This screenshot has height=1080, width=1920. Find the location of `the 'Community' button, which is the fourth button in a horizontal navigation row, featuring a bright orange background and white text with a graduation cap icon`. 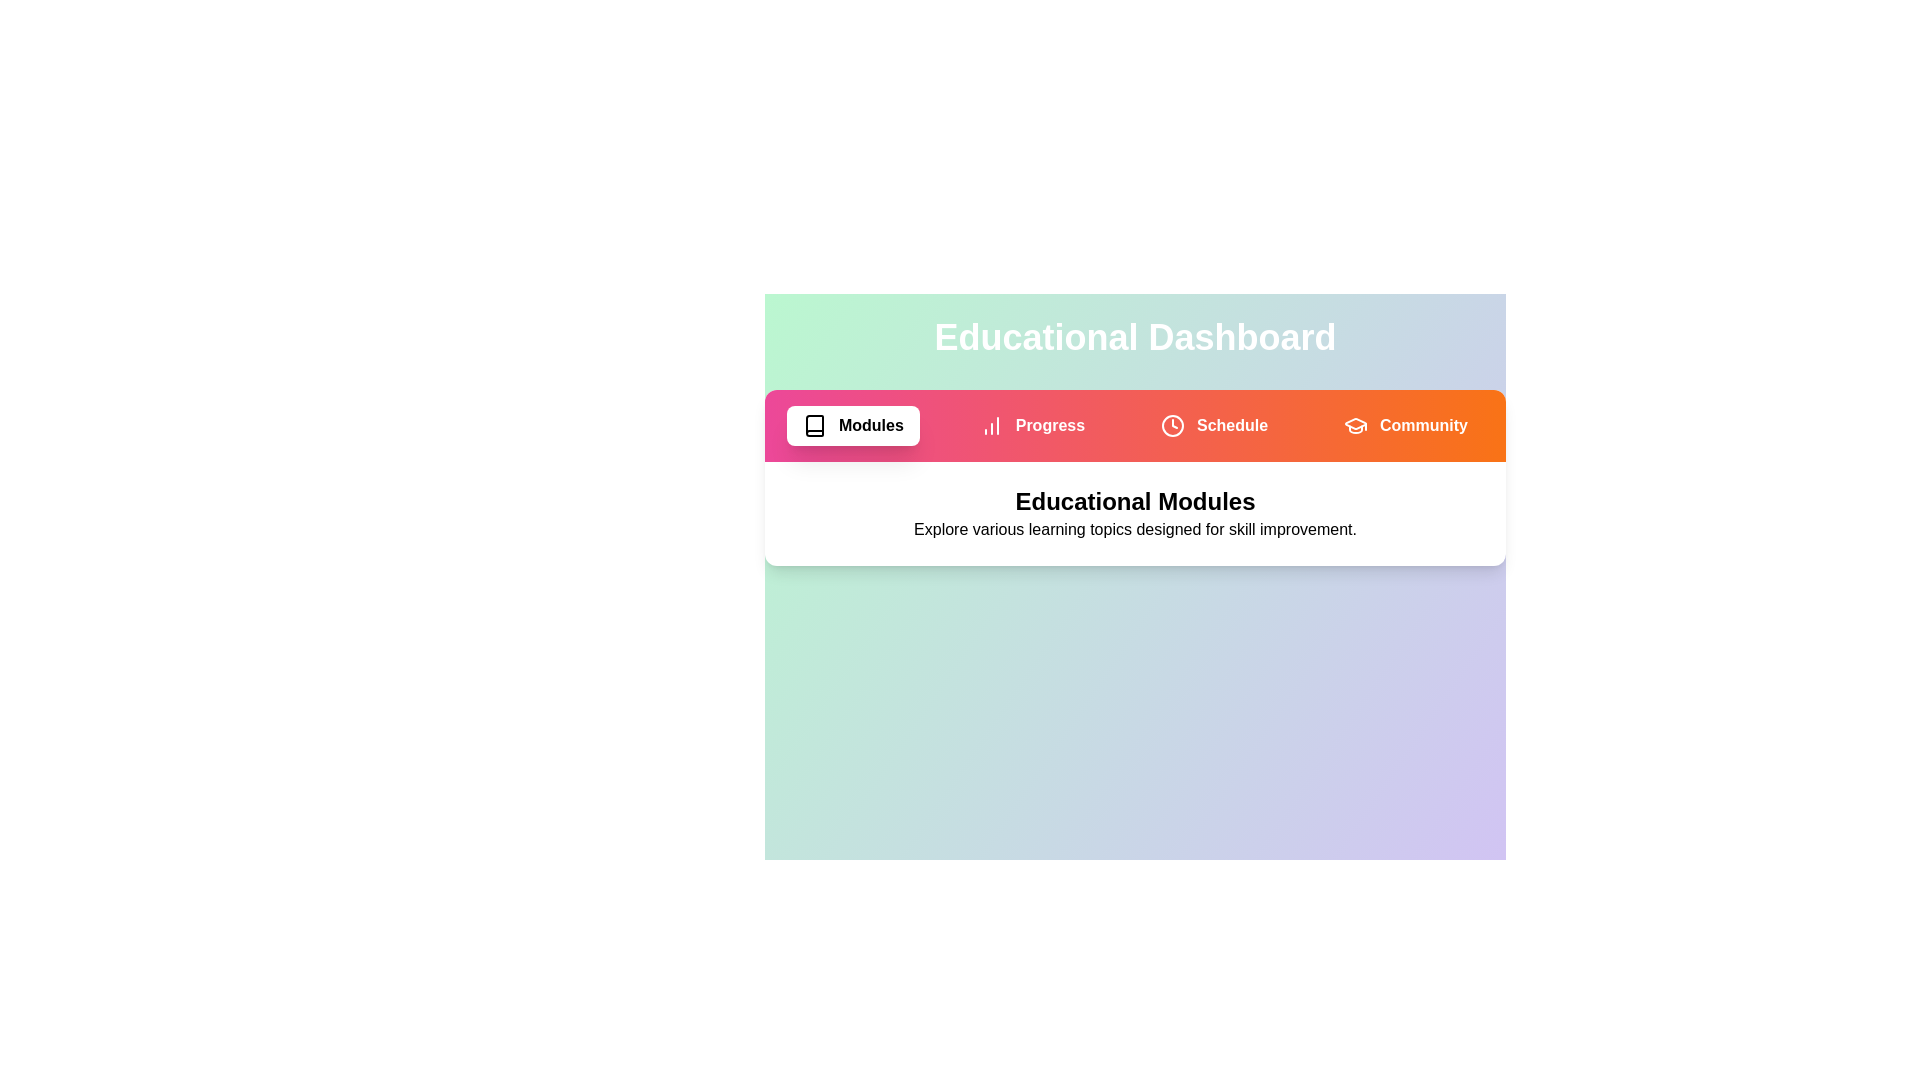

the 'Community' button, which is the fourth button in a horizontal navigation row, featuring a bright orange background and white text with a graduation cap icon is located at coordinates (1405, 424).